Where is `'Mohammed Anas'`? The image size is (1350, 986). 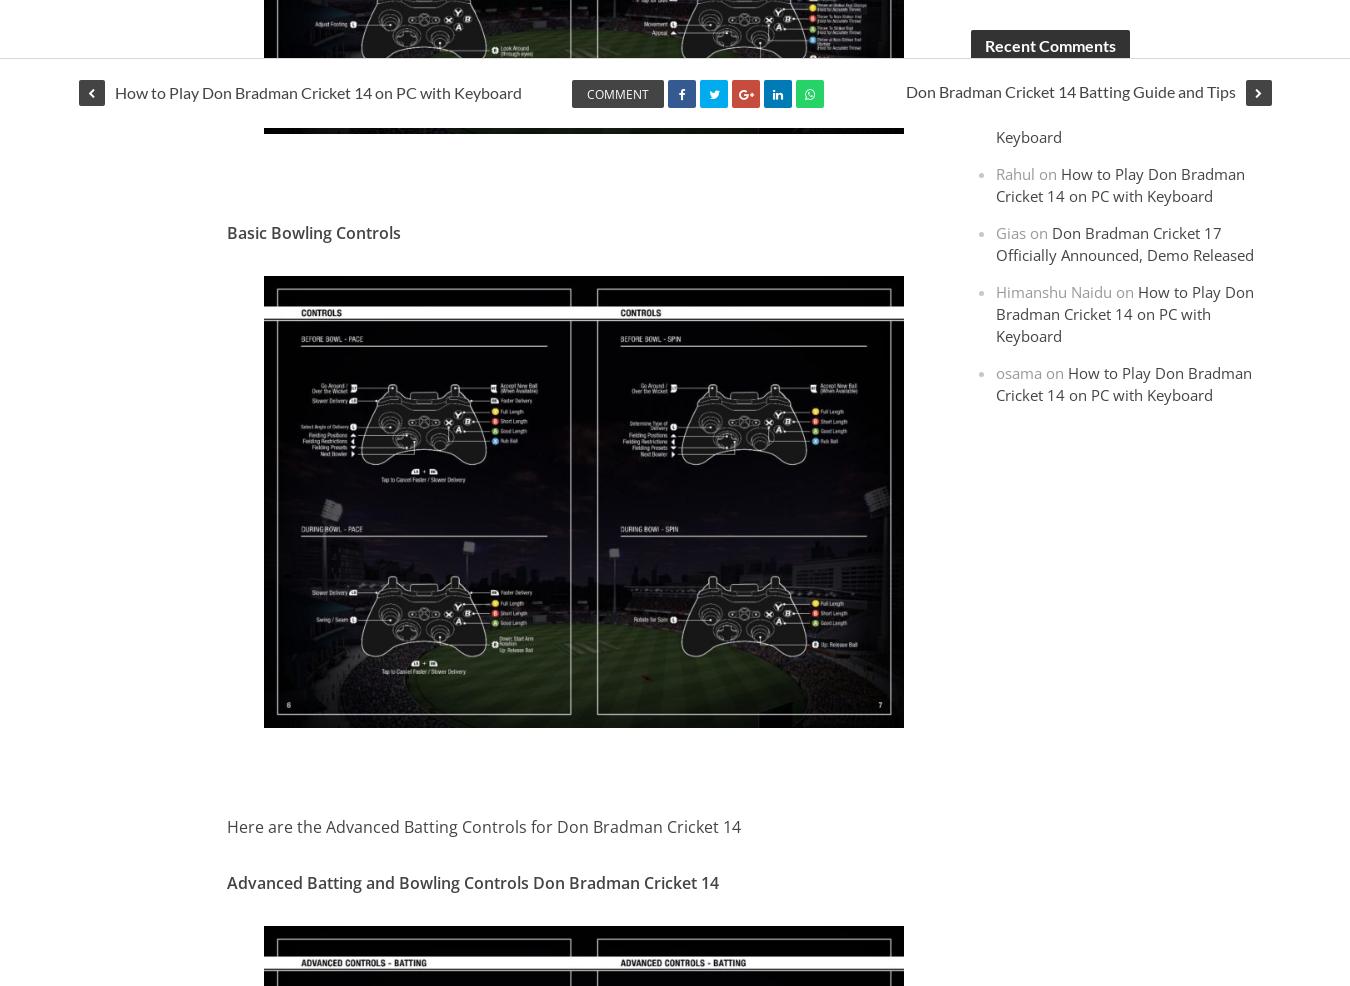
'Mohammed Anas' is located at coordinates (995, 92).